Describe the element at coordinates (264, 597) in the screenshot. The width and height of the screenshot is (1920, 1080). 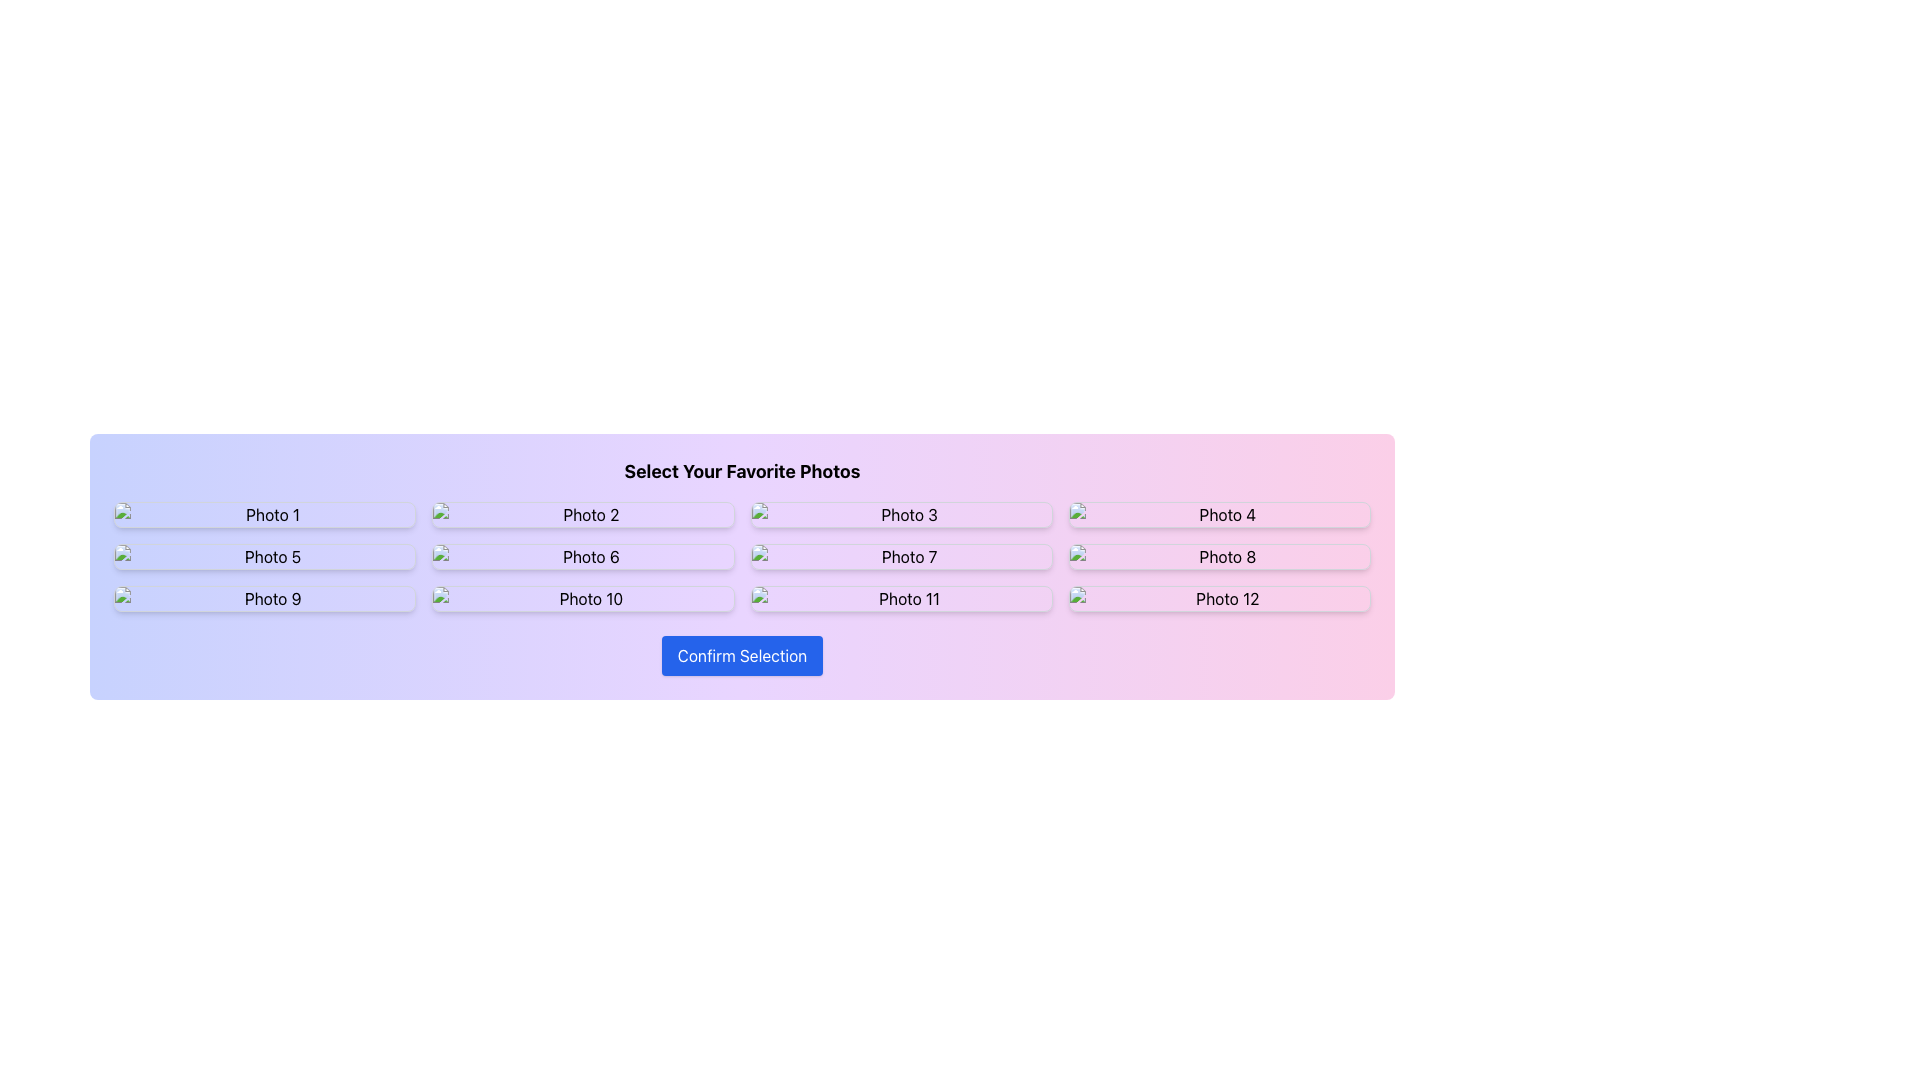
I see `the Image placeholder containing the text 'Photo 9'` at that location.